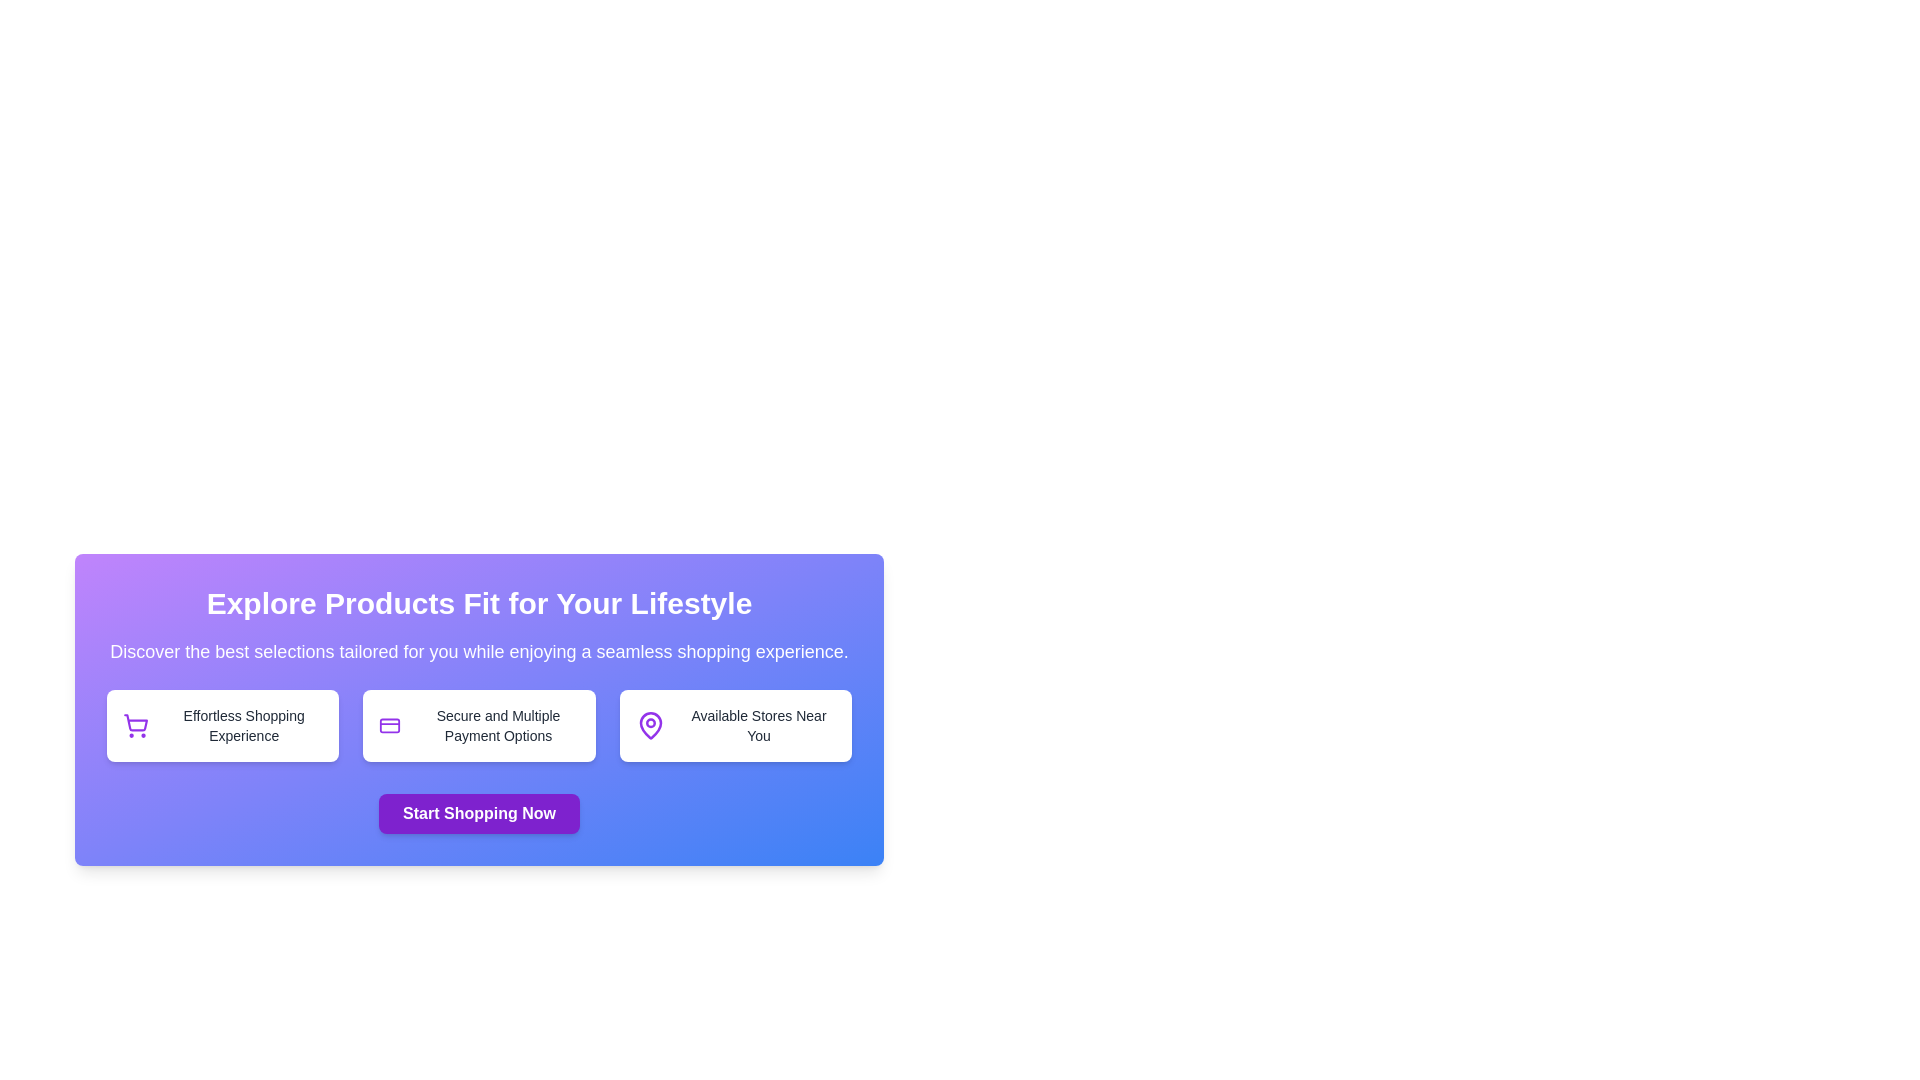  What do you see at coordinates (478, 725) in the screenshot?
I see `the Informational Card featuring a credit card icon and the text 'Secure and Multiple Payment Options', which is positioned in the middle of three cards` at bounding box center [478, 725].